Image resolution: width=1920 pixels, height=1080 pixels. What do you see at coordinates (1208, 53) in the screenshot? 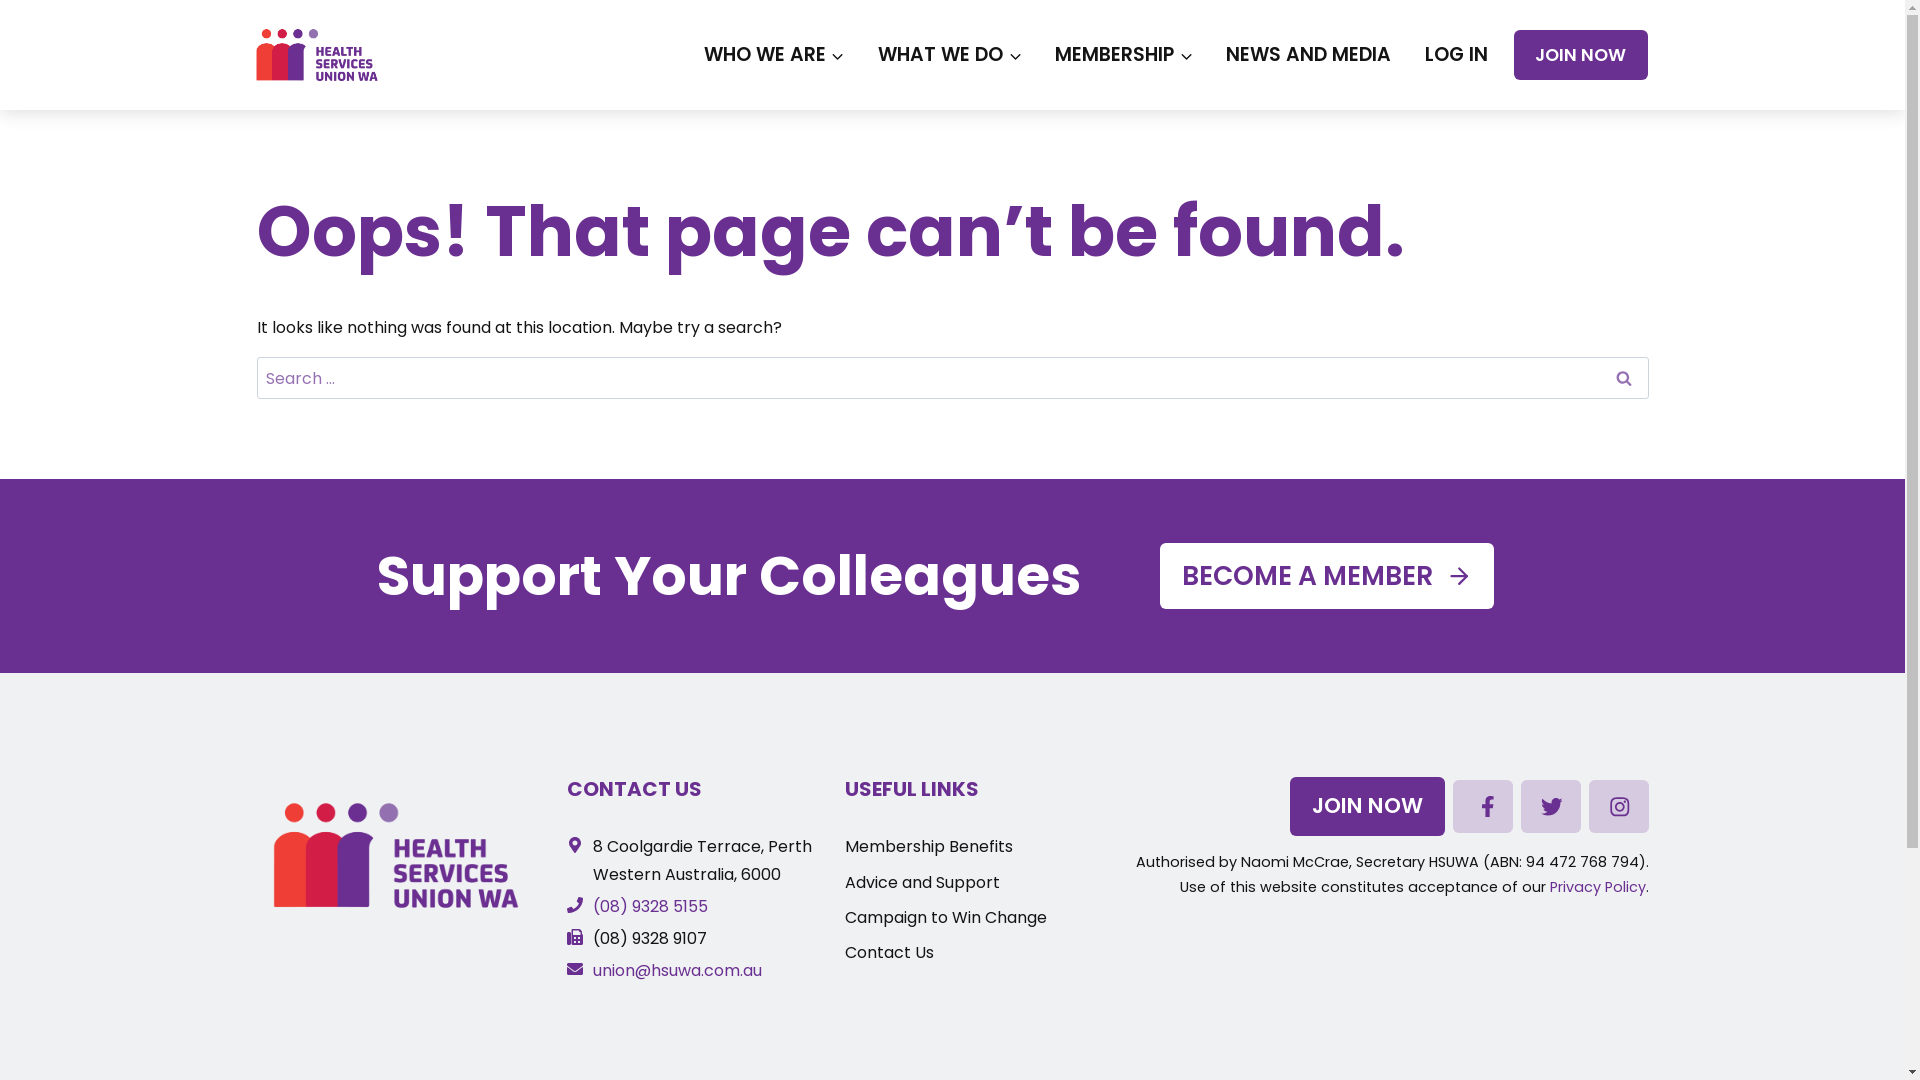
I see `'NEWS AND MEDIA'` at bounding box center [1208, 53].